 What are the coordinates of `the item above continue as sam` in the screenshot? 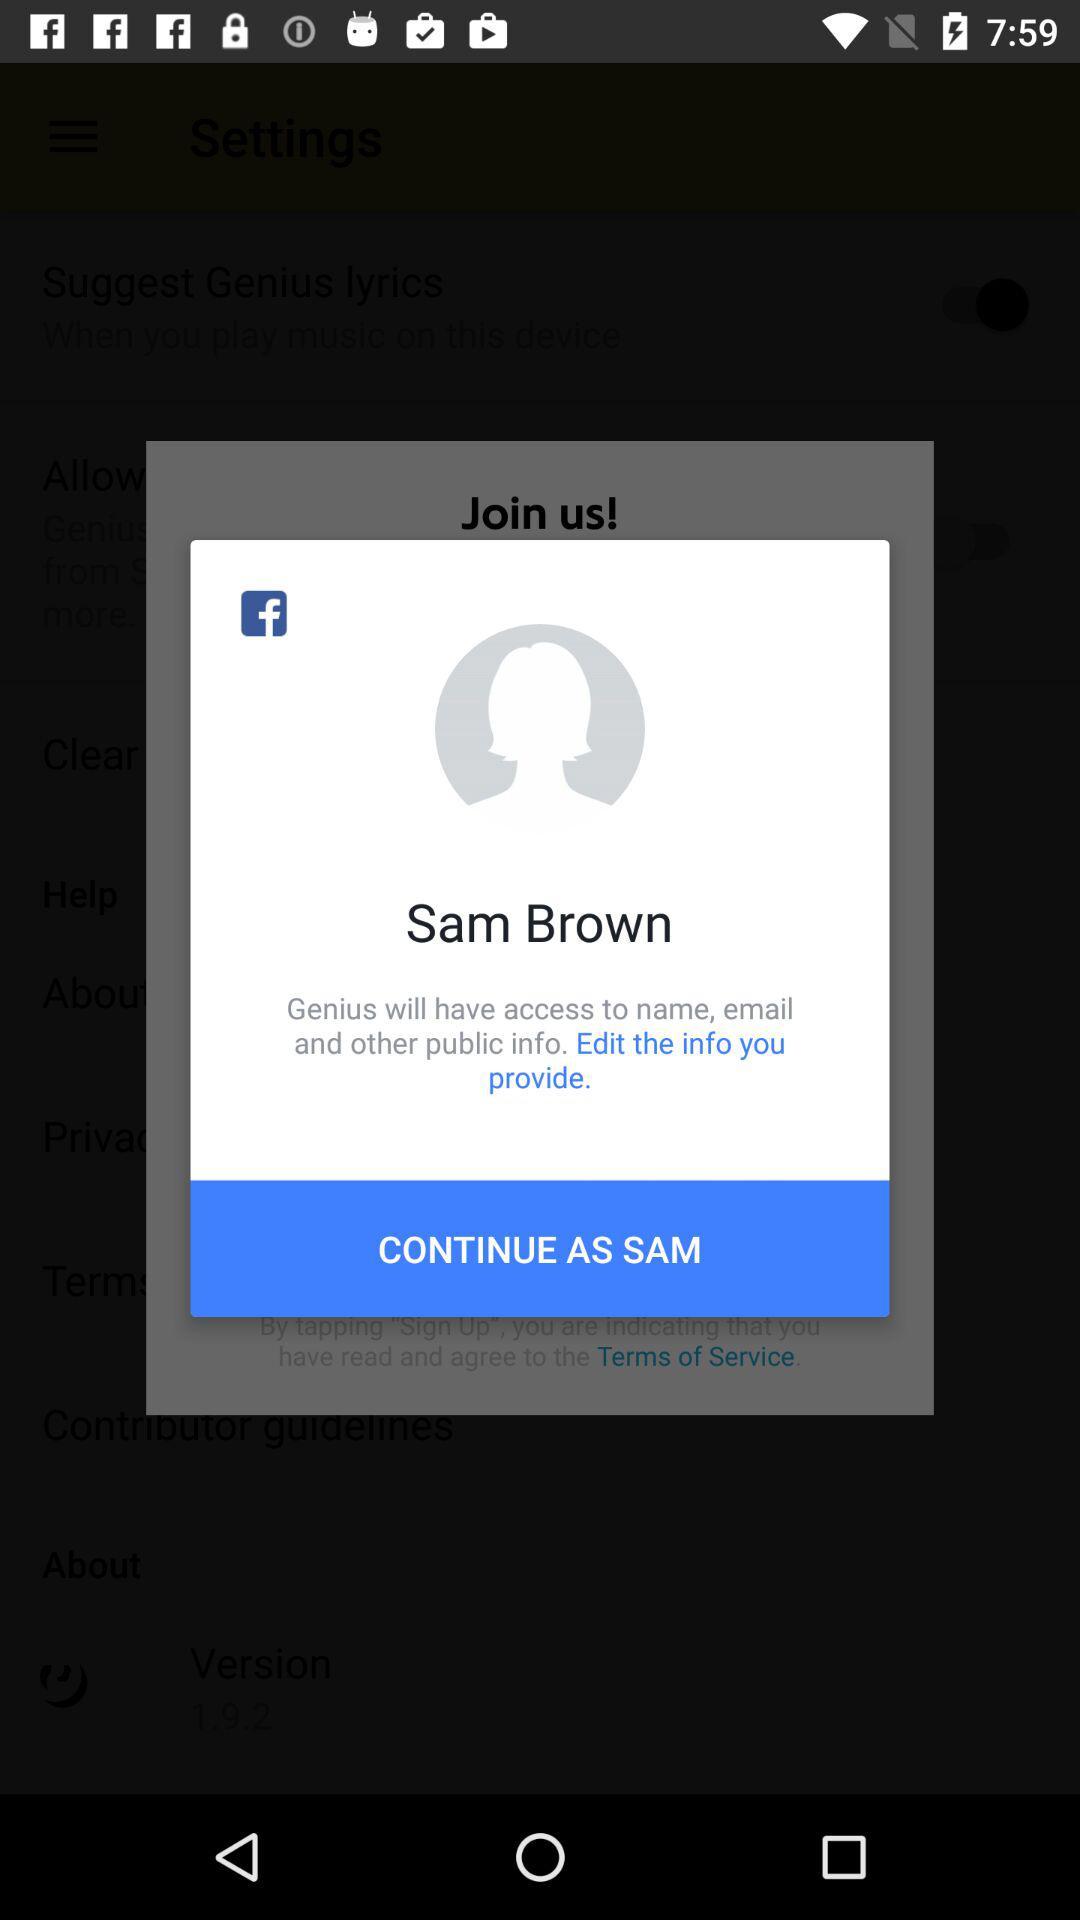 It's located at (540, 1041).